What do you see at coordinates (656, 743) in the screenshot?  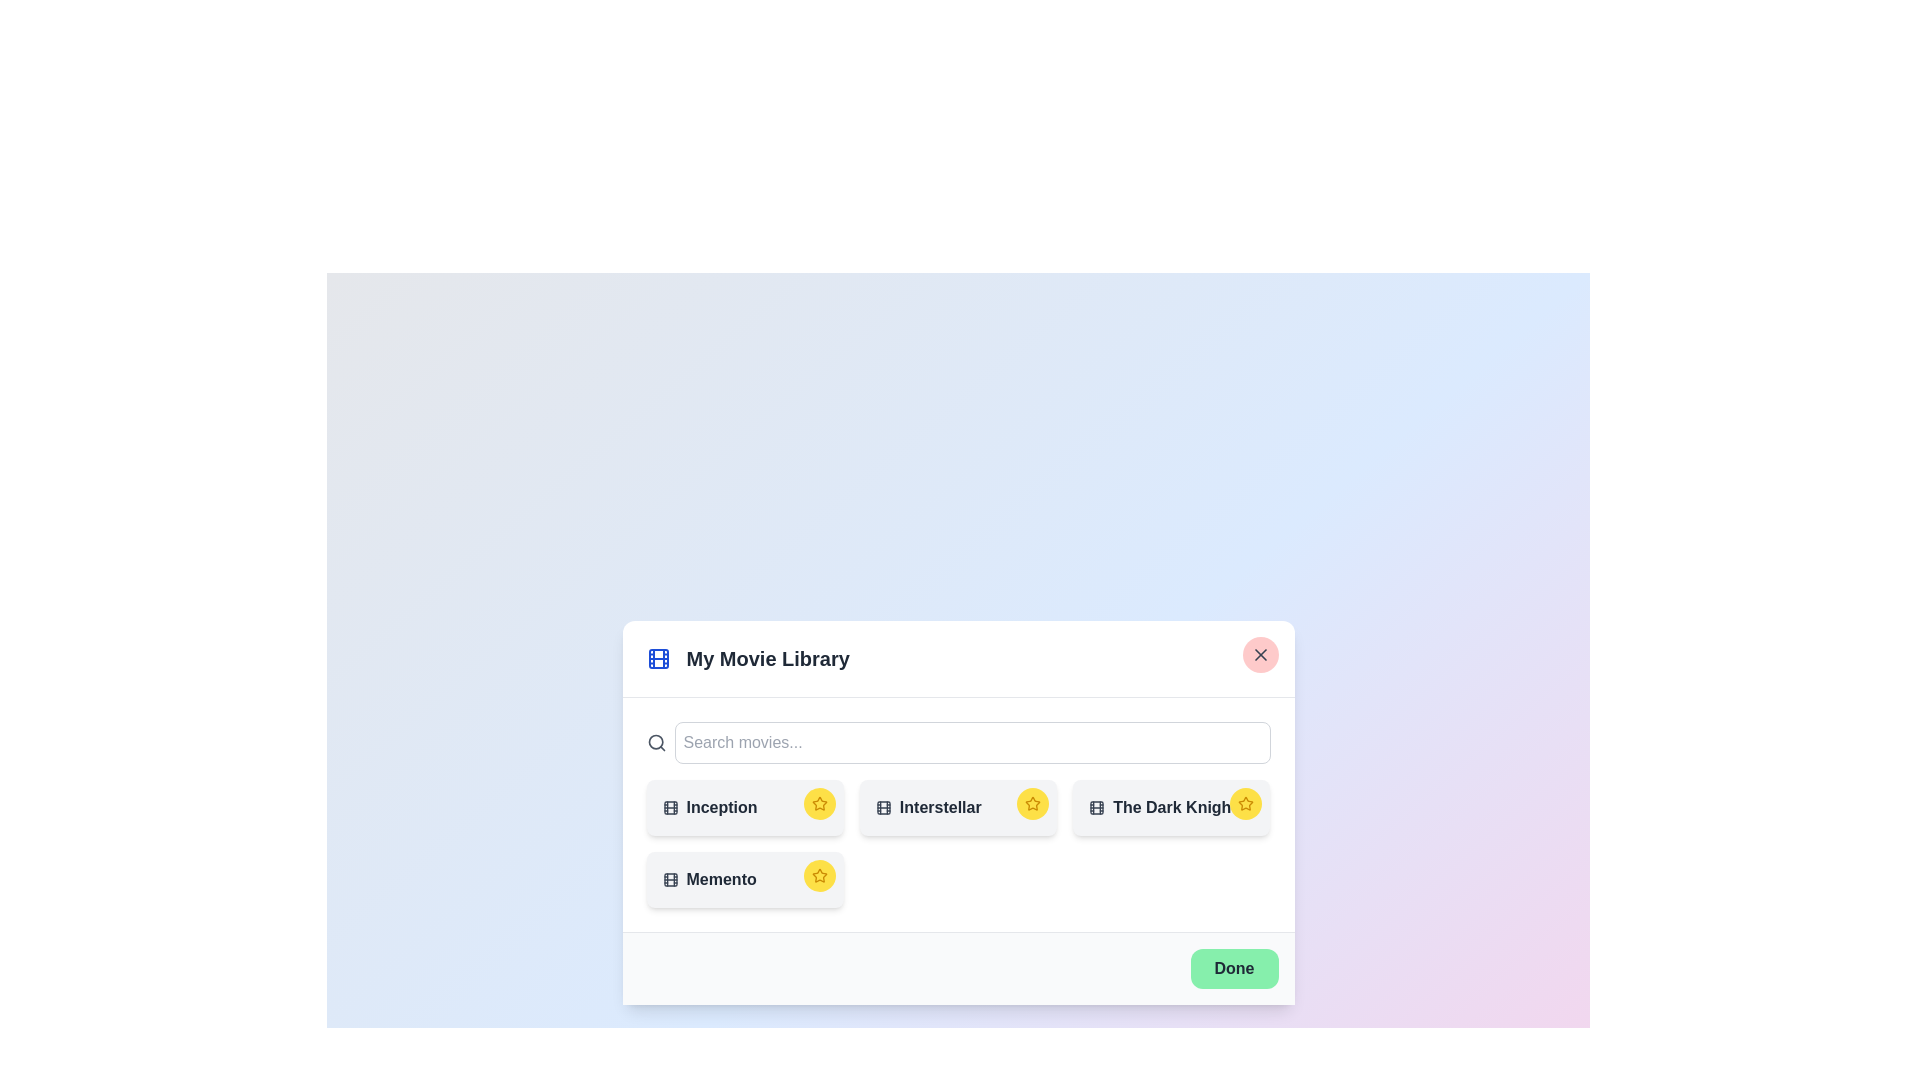 I see `the visual state of the search icon located on the left side of the search input field, adjacent to the placeholder text 'Search movies...'` at bounding box center [656, 743].